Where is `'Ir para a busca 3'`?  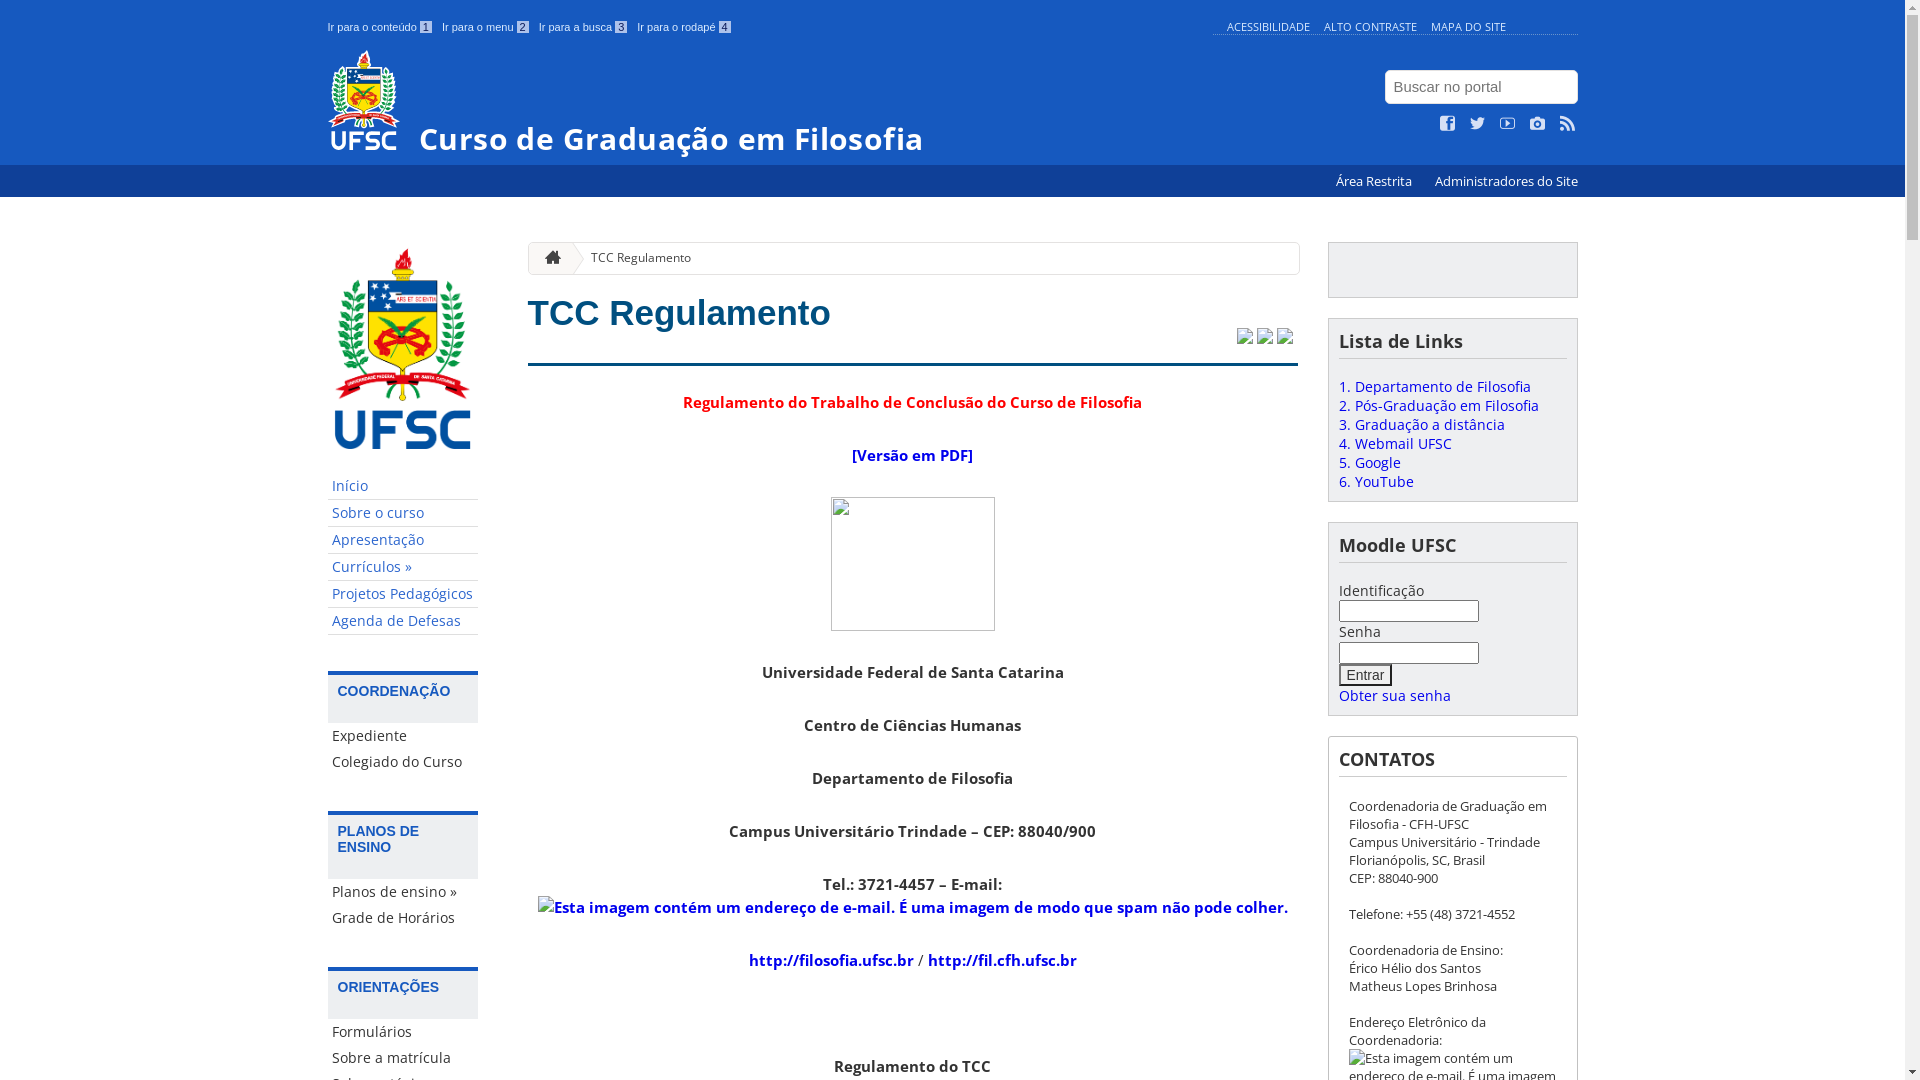
'Ir para a busca 3' is located at coordinates (582, 27).